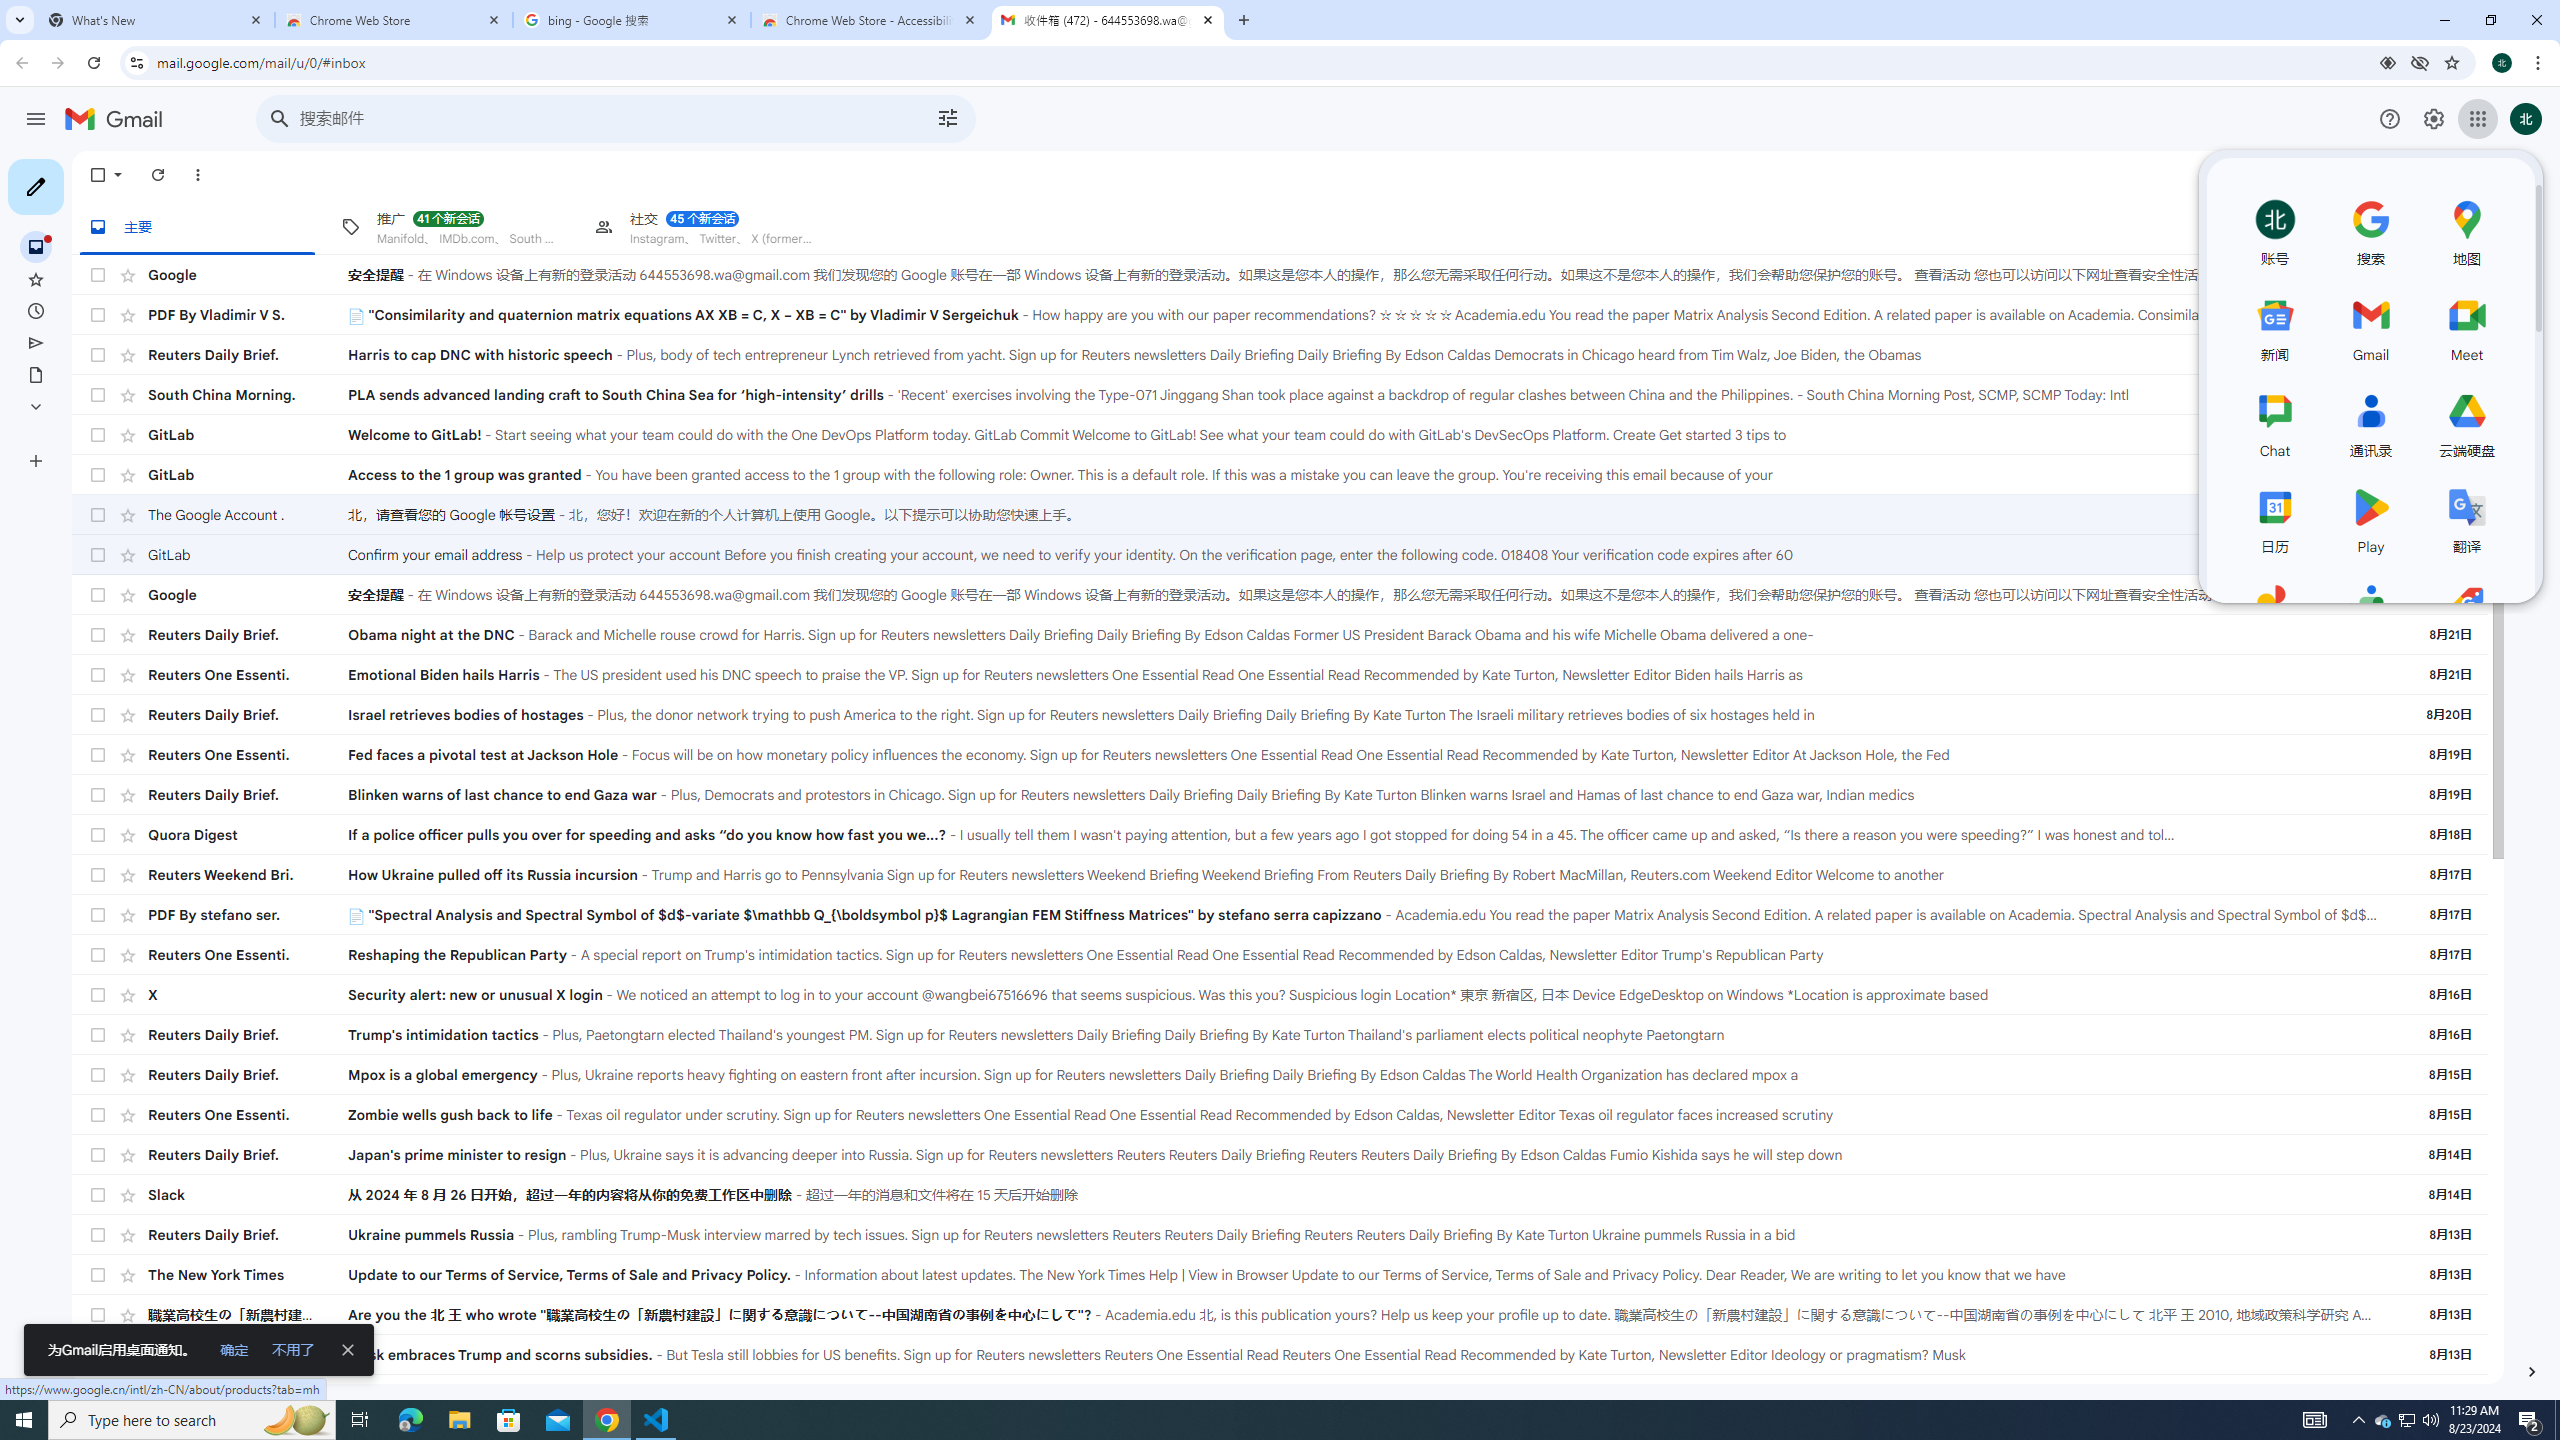 This screenshot has width=2560, height=1440. Describe the element at coordinates (248, 914) in the screenshot. I see `'PDF By stefano ser.'` at that location.